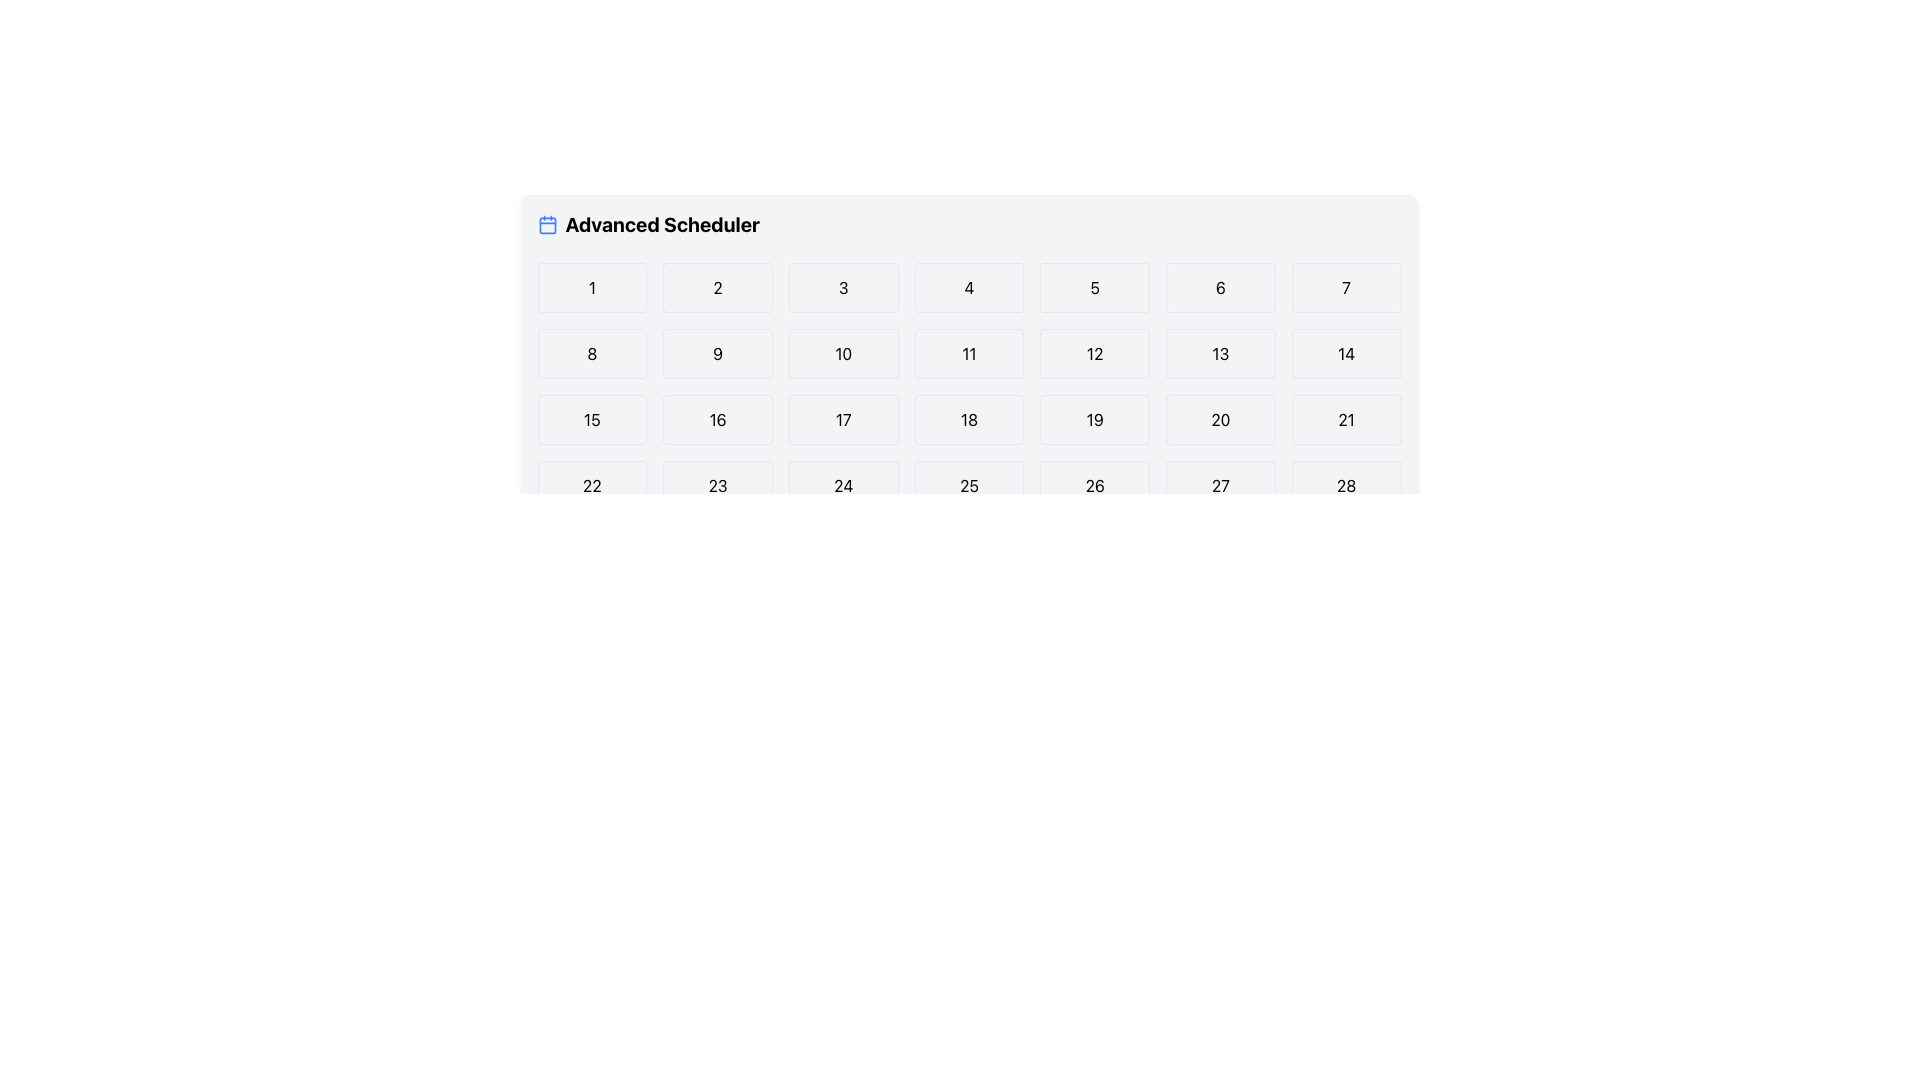 The height and width of the screenshot is (1080, 1920). Describe the element at coordinates (591, 353) in the screenshot. I see `the button displaying the numeral '8' with rounded corners located` at that location.